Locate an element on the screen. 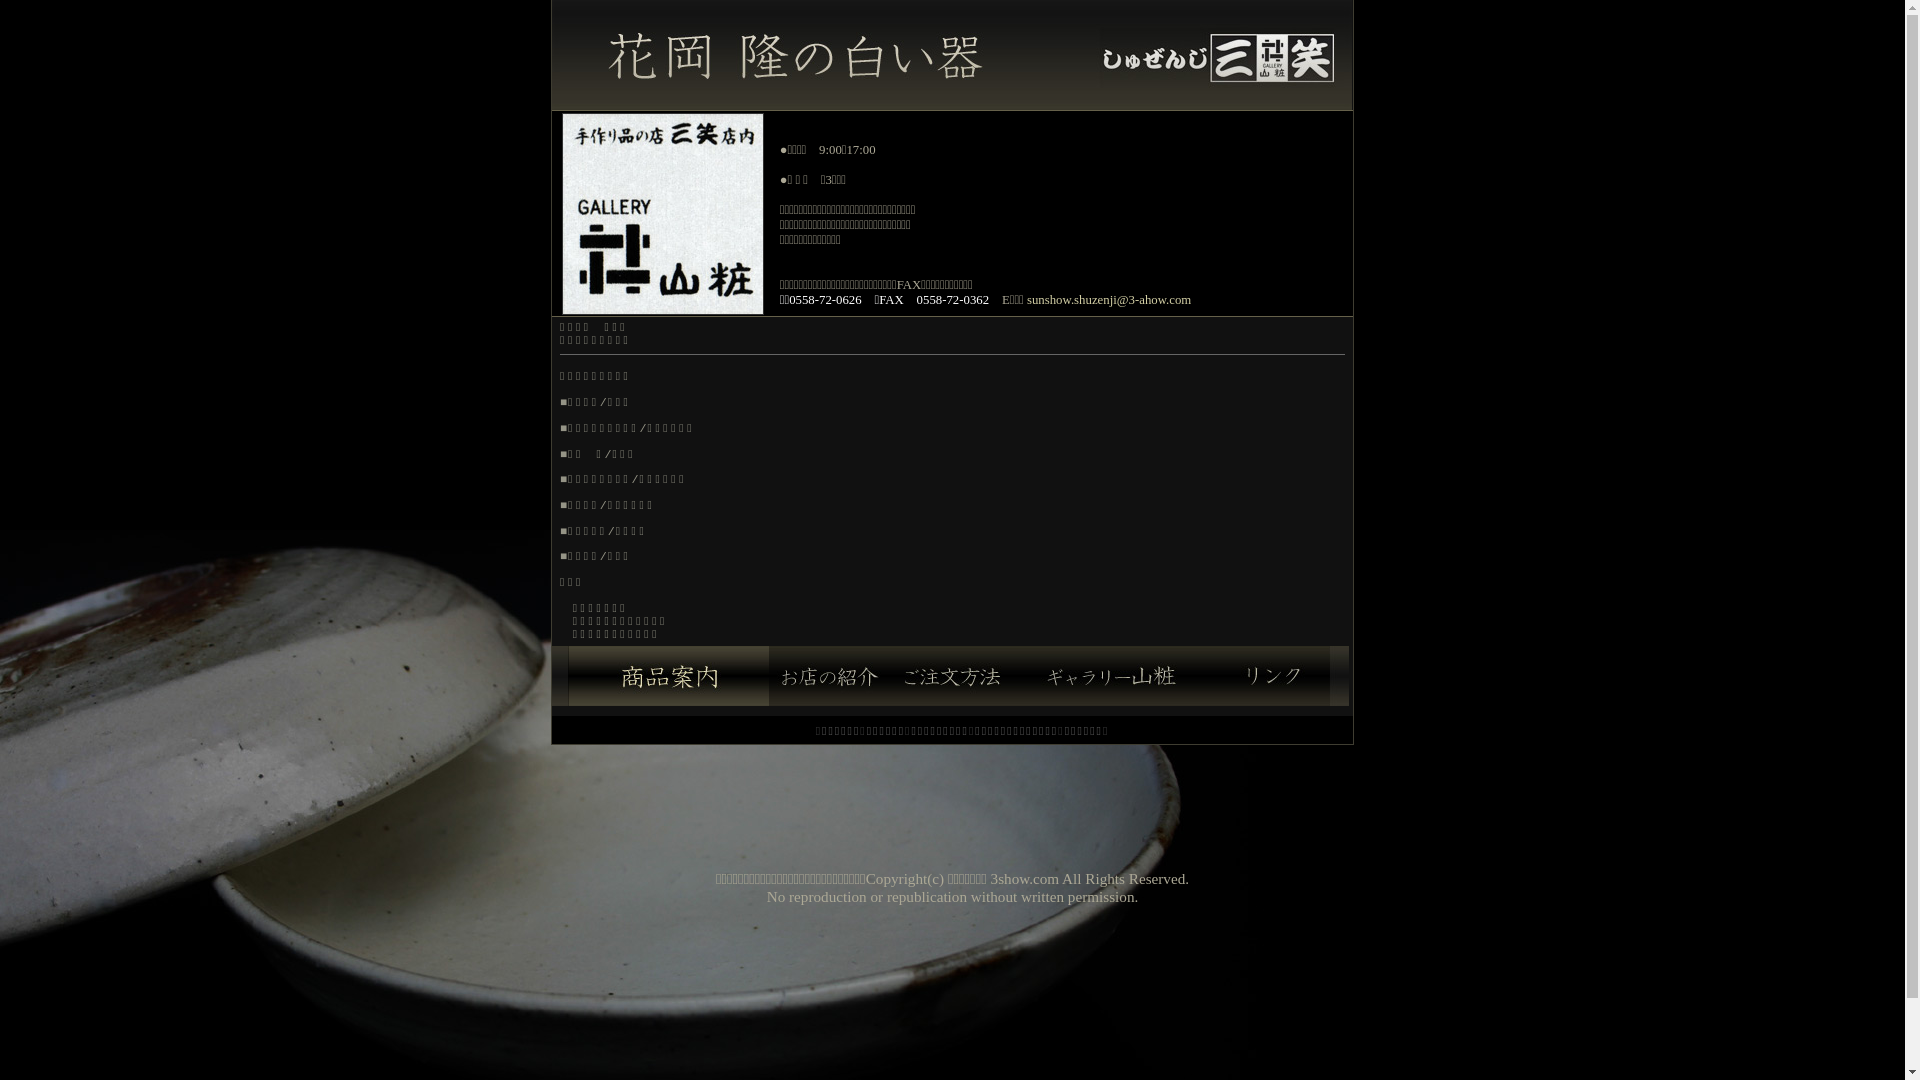 This screenshot has height=1080, width=1920. 'sunshow.shuzenji@3-ahow.com' is located at coordinates (1107, 300).